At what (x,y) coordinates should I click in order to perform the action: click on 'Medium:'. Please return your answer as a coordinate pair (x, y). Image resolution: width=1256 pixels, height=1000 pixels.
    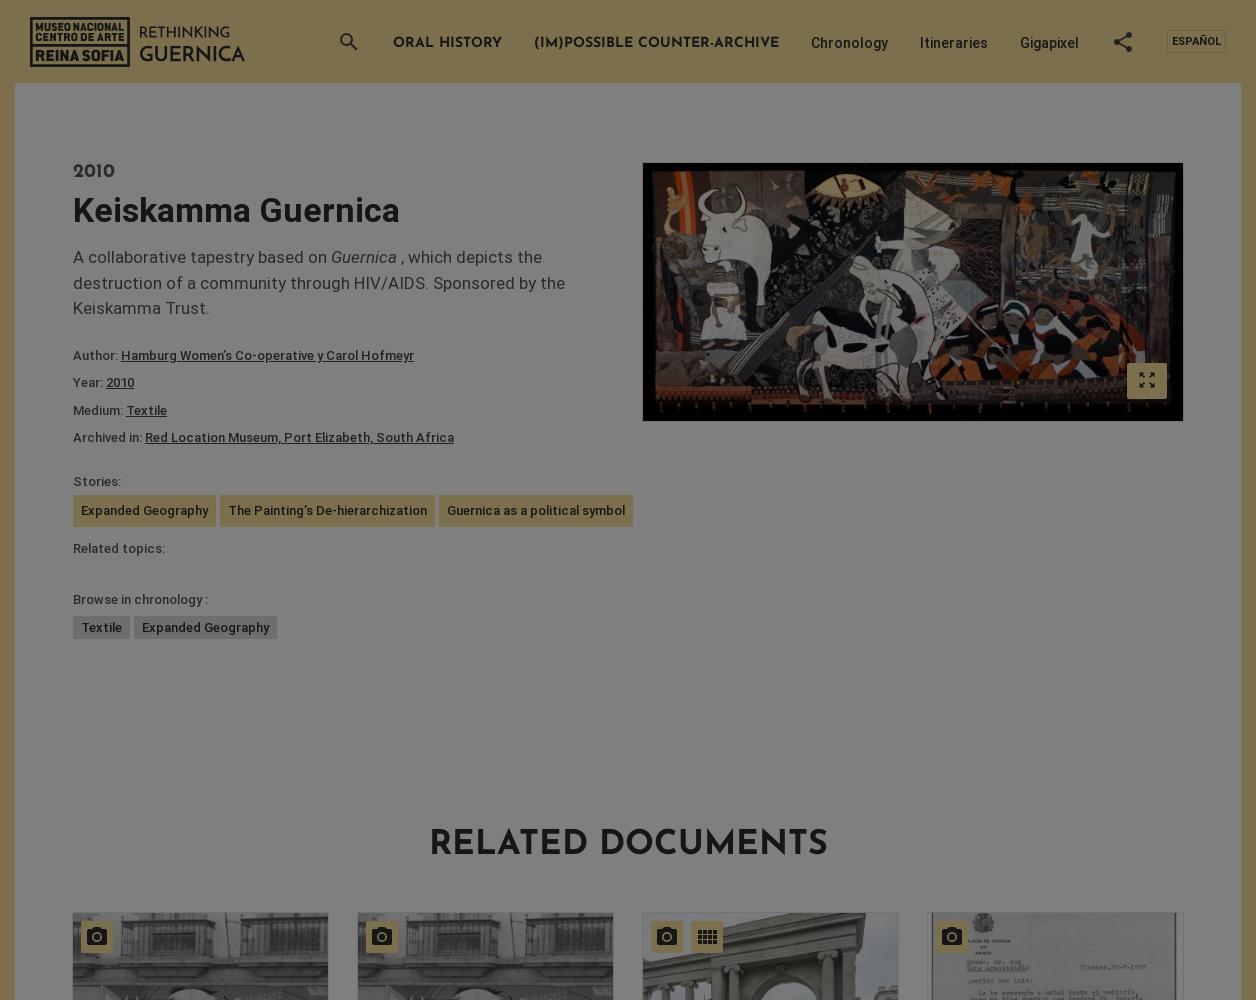
    Looking at the image, I should click on (99, 409).